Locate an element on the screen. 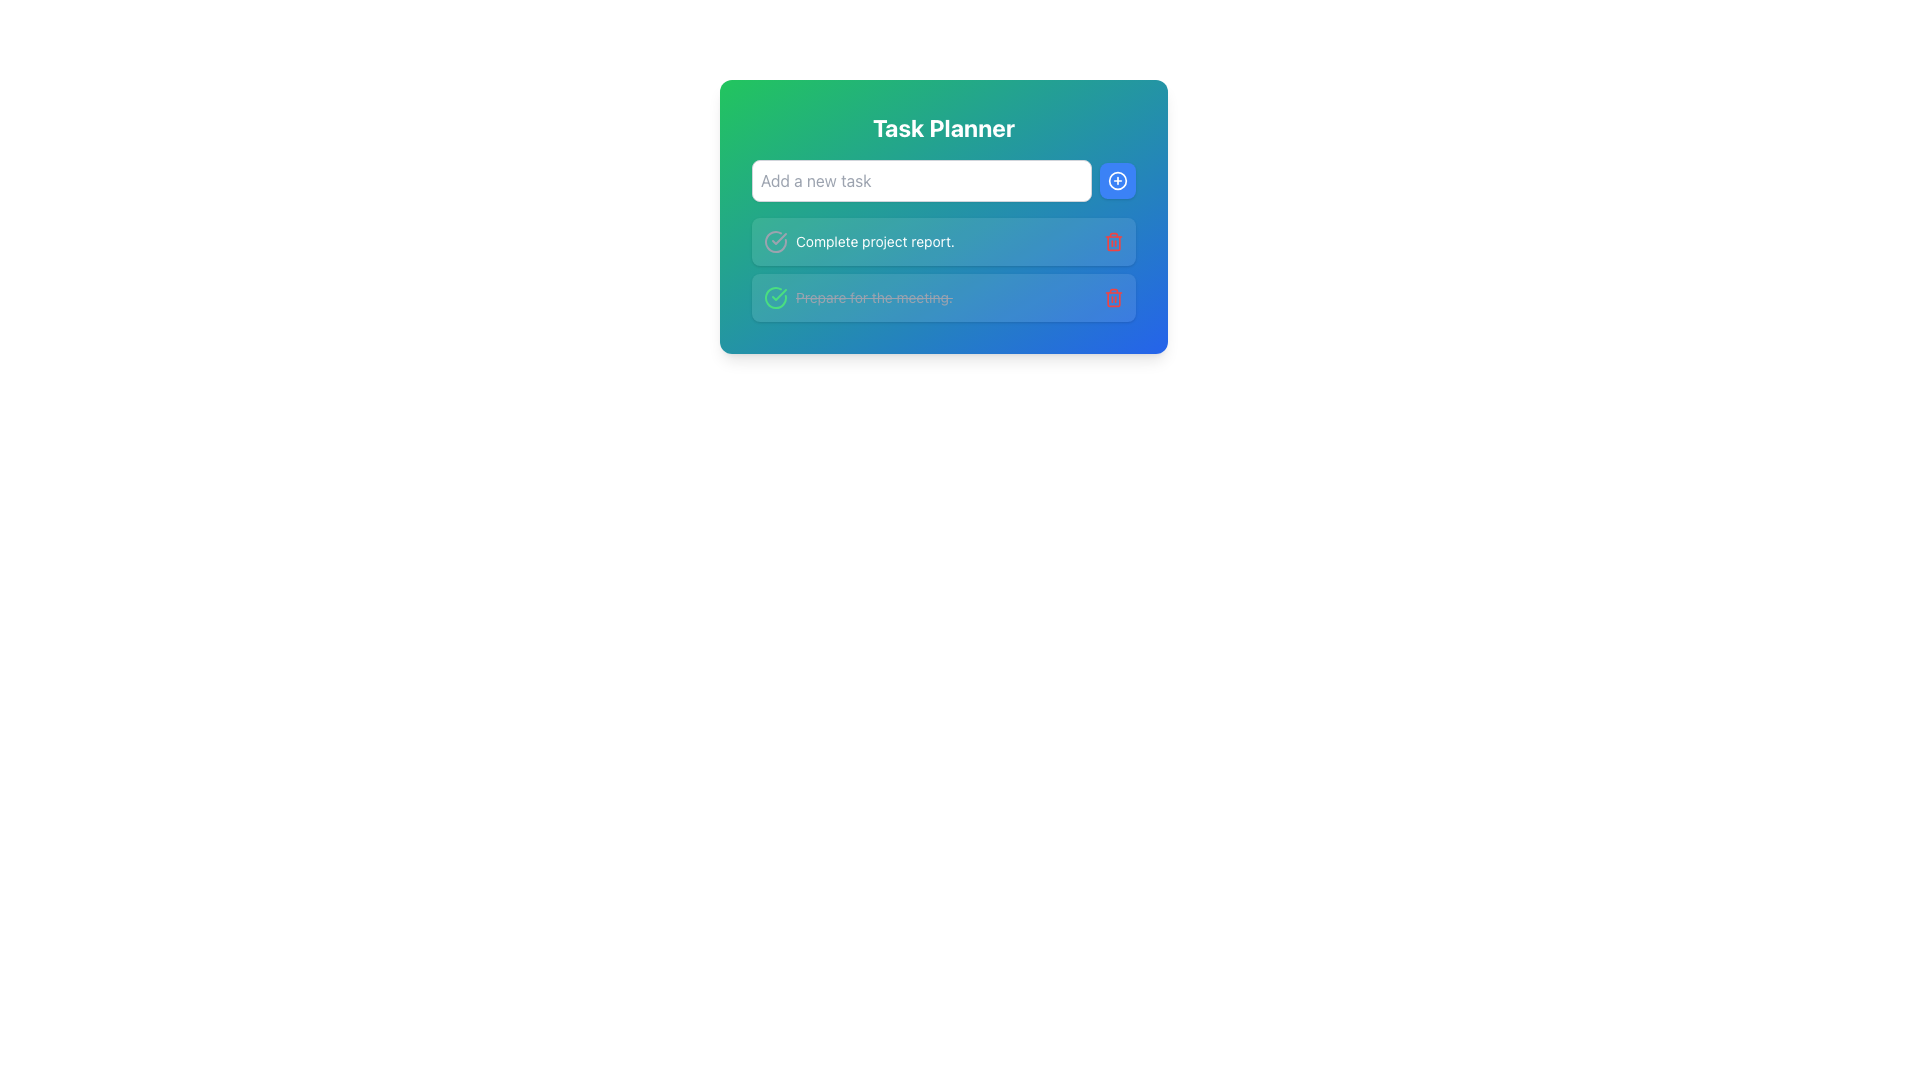  text from the Text Label element that contains 'Complete project report.' positioned within a task management widget, located between a checkmark icon and a trash icon is located at coordinates (875, 241).